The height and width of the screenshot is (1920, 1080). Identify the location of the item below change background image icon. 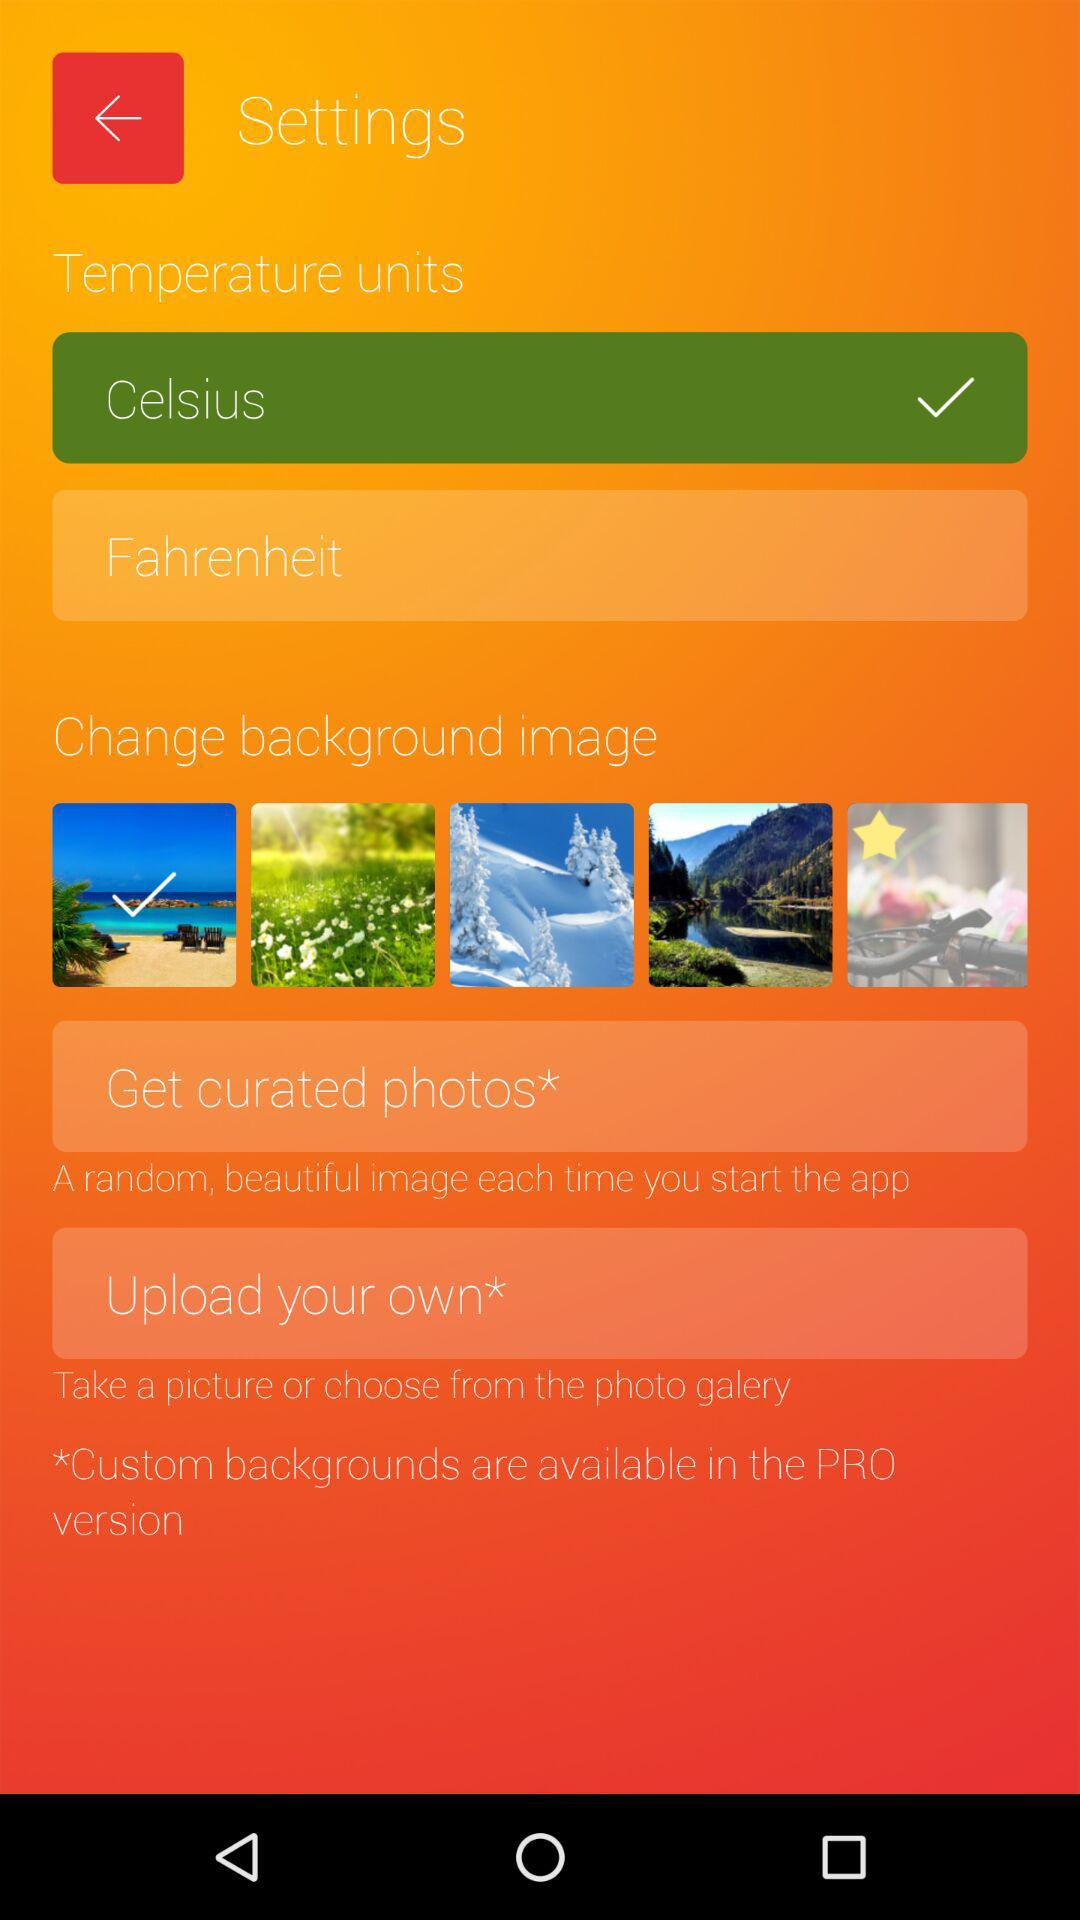
(342, 894).